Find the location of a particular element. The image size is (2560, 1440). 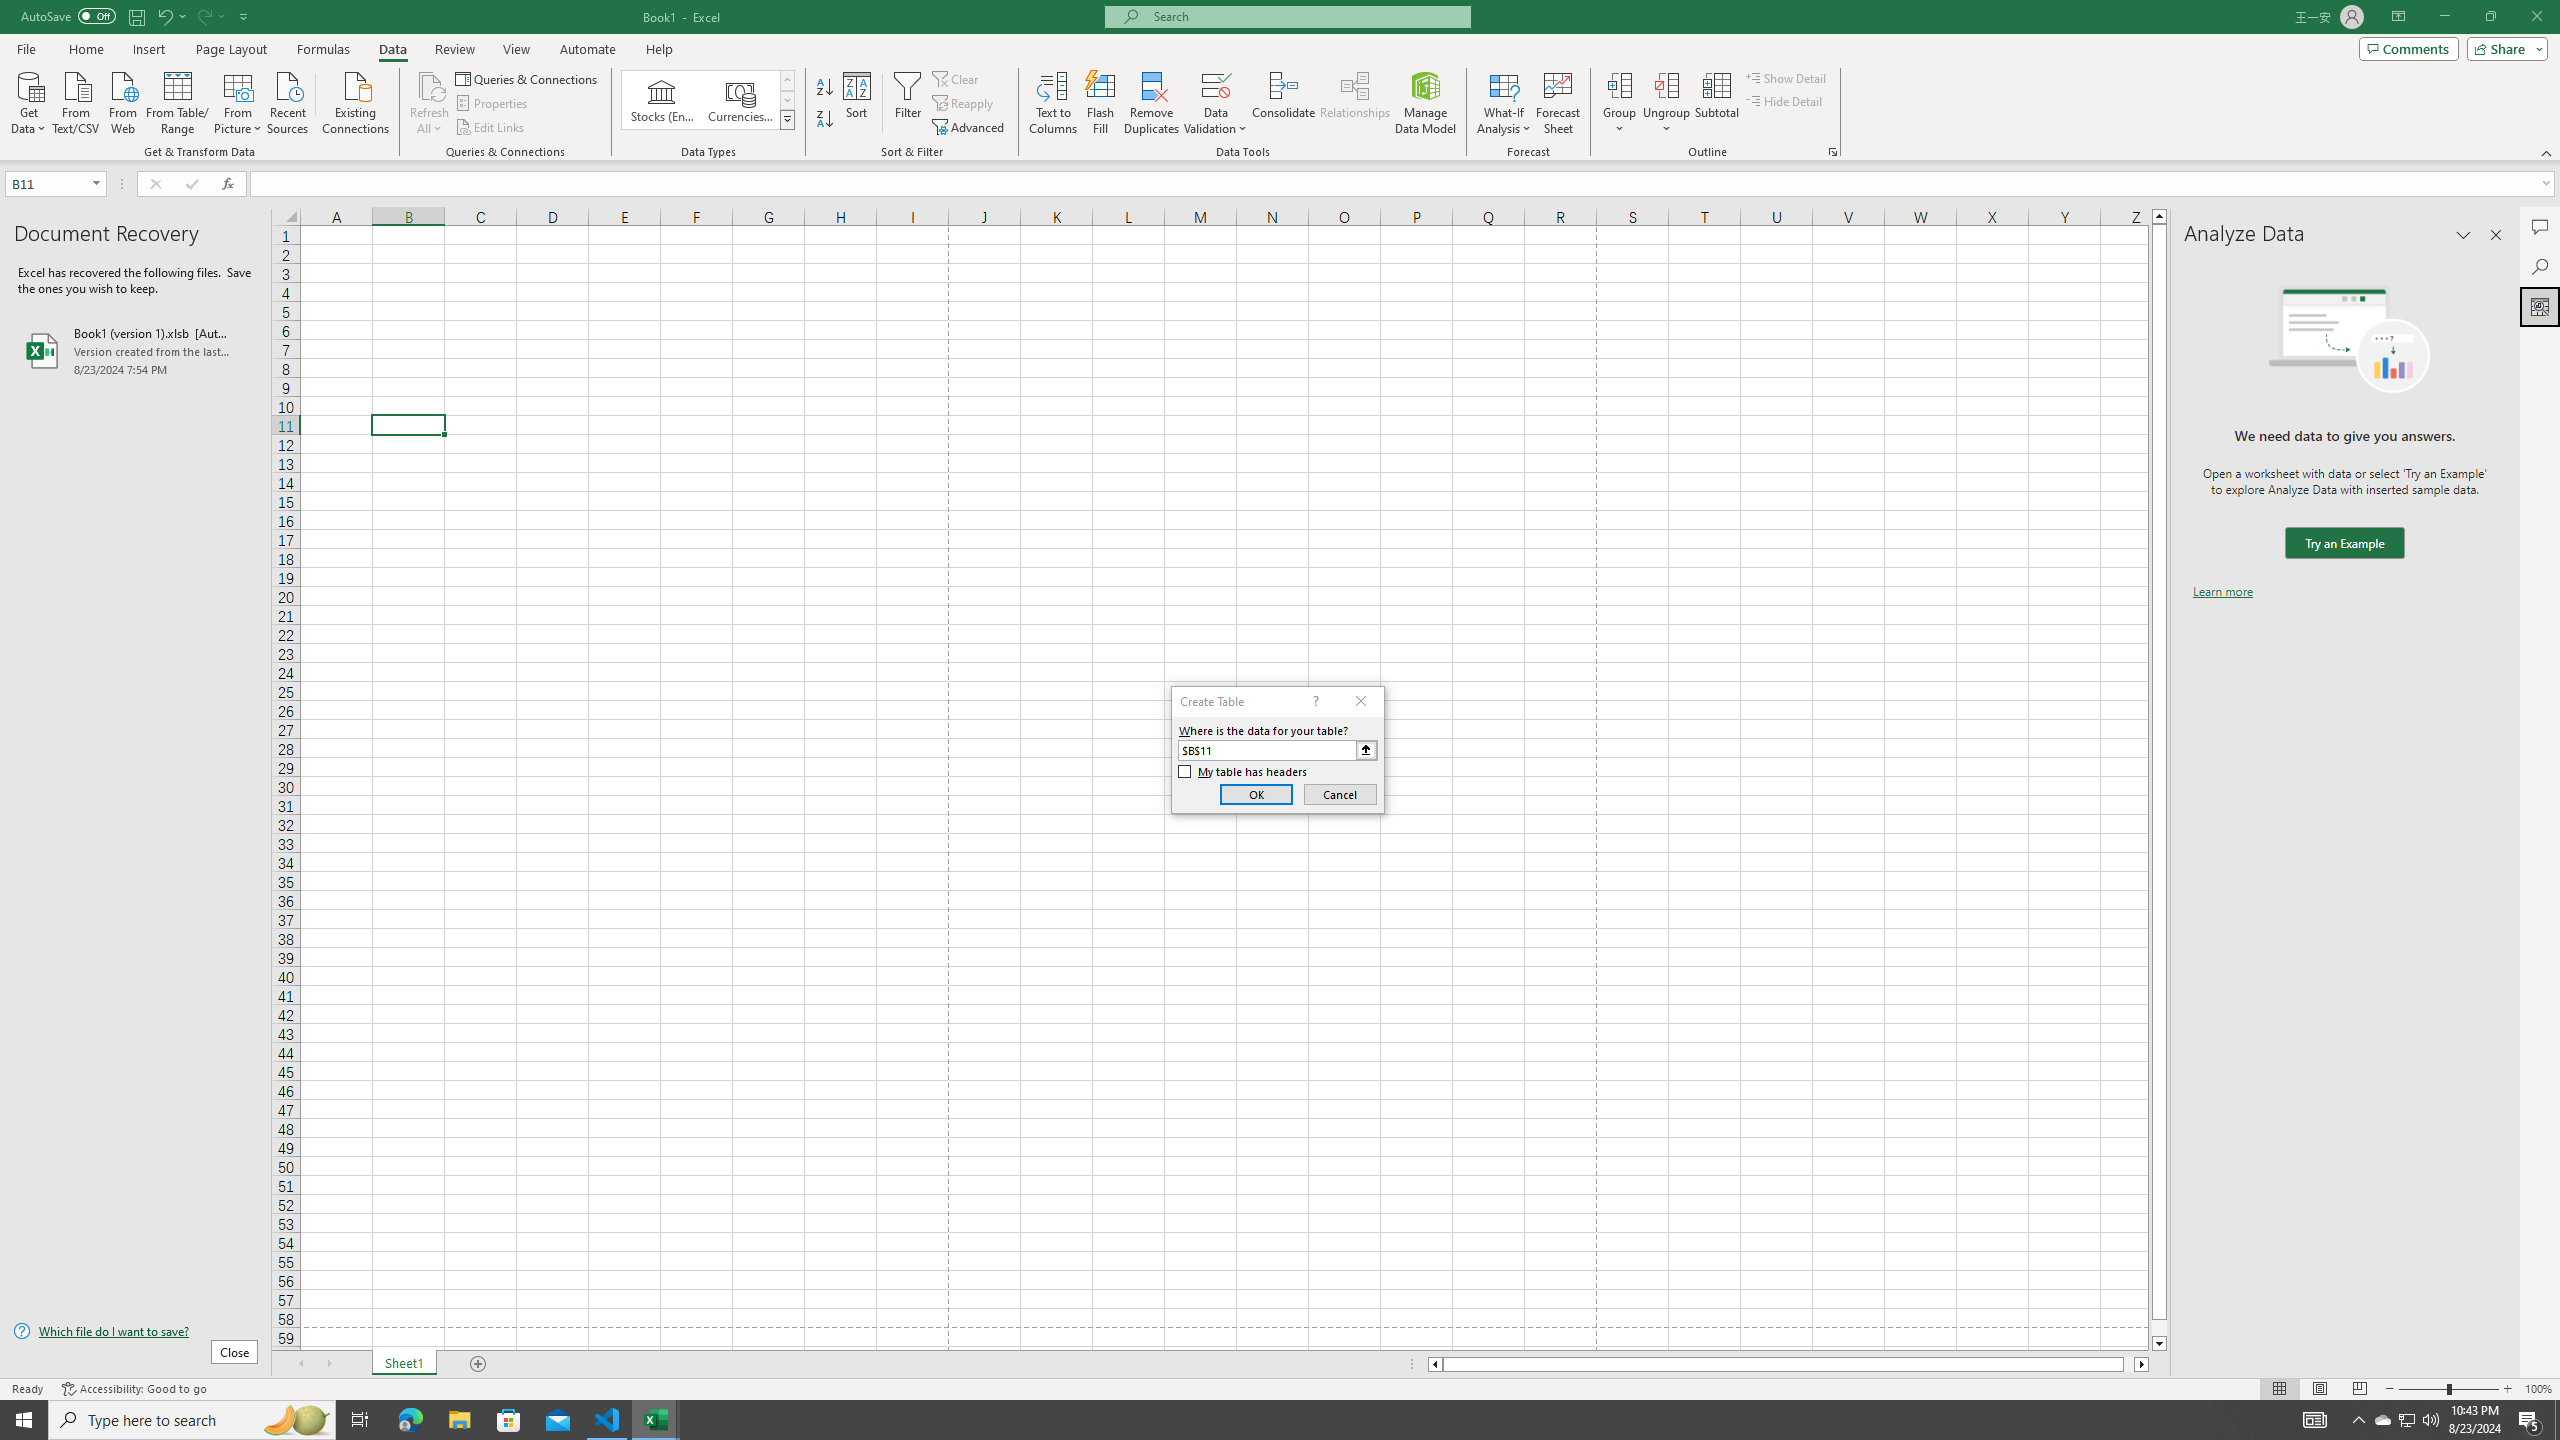

'Sort Z to A' is located at coordinates (824, 118).